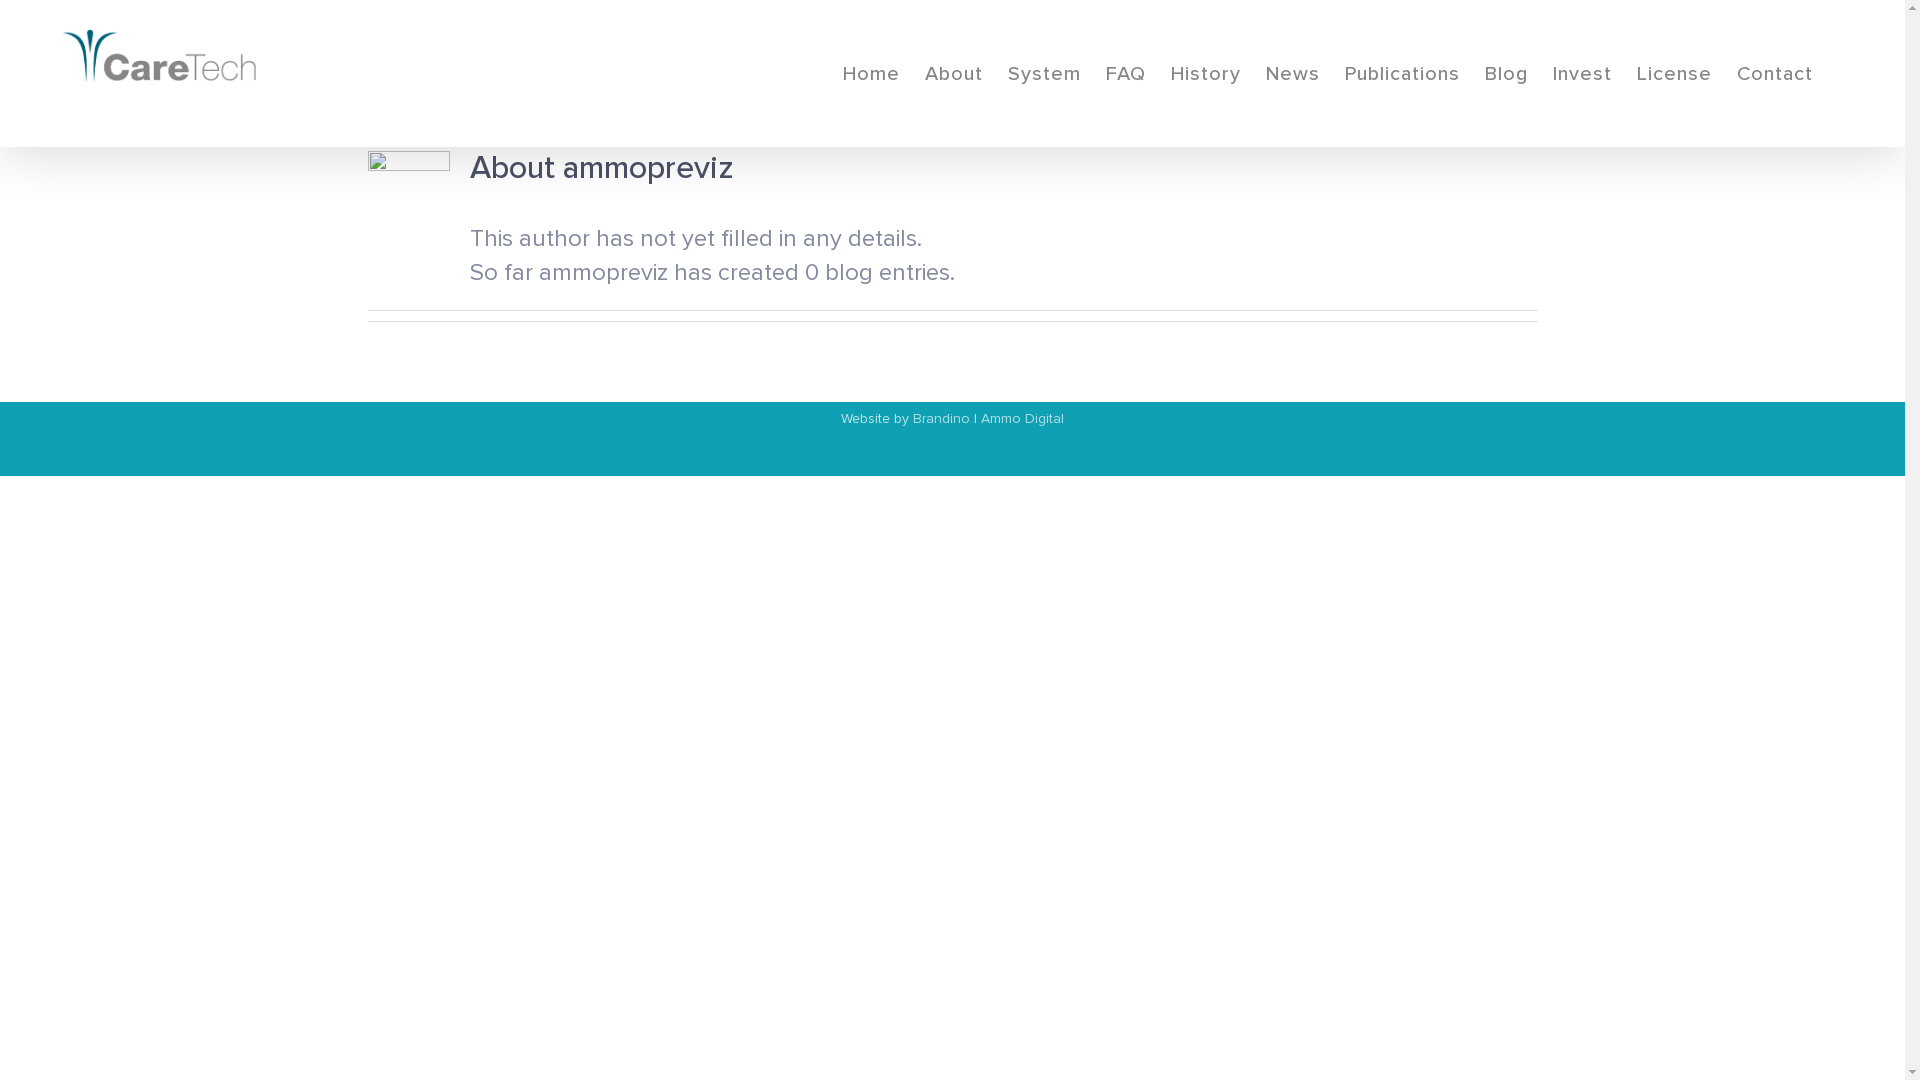 Image resolution: width=1920 pixels, height=1080 pixels. What do you see at coordinates (1581, 72) in the screenshot?
I see `'Invest'` at bounding box center [1581, 72].